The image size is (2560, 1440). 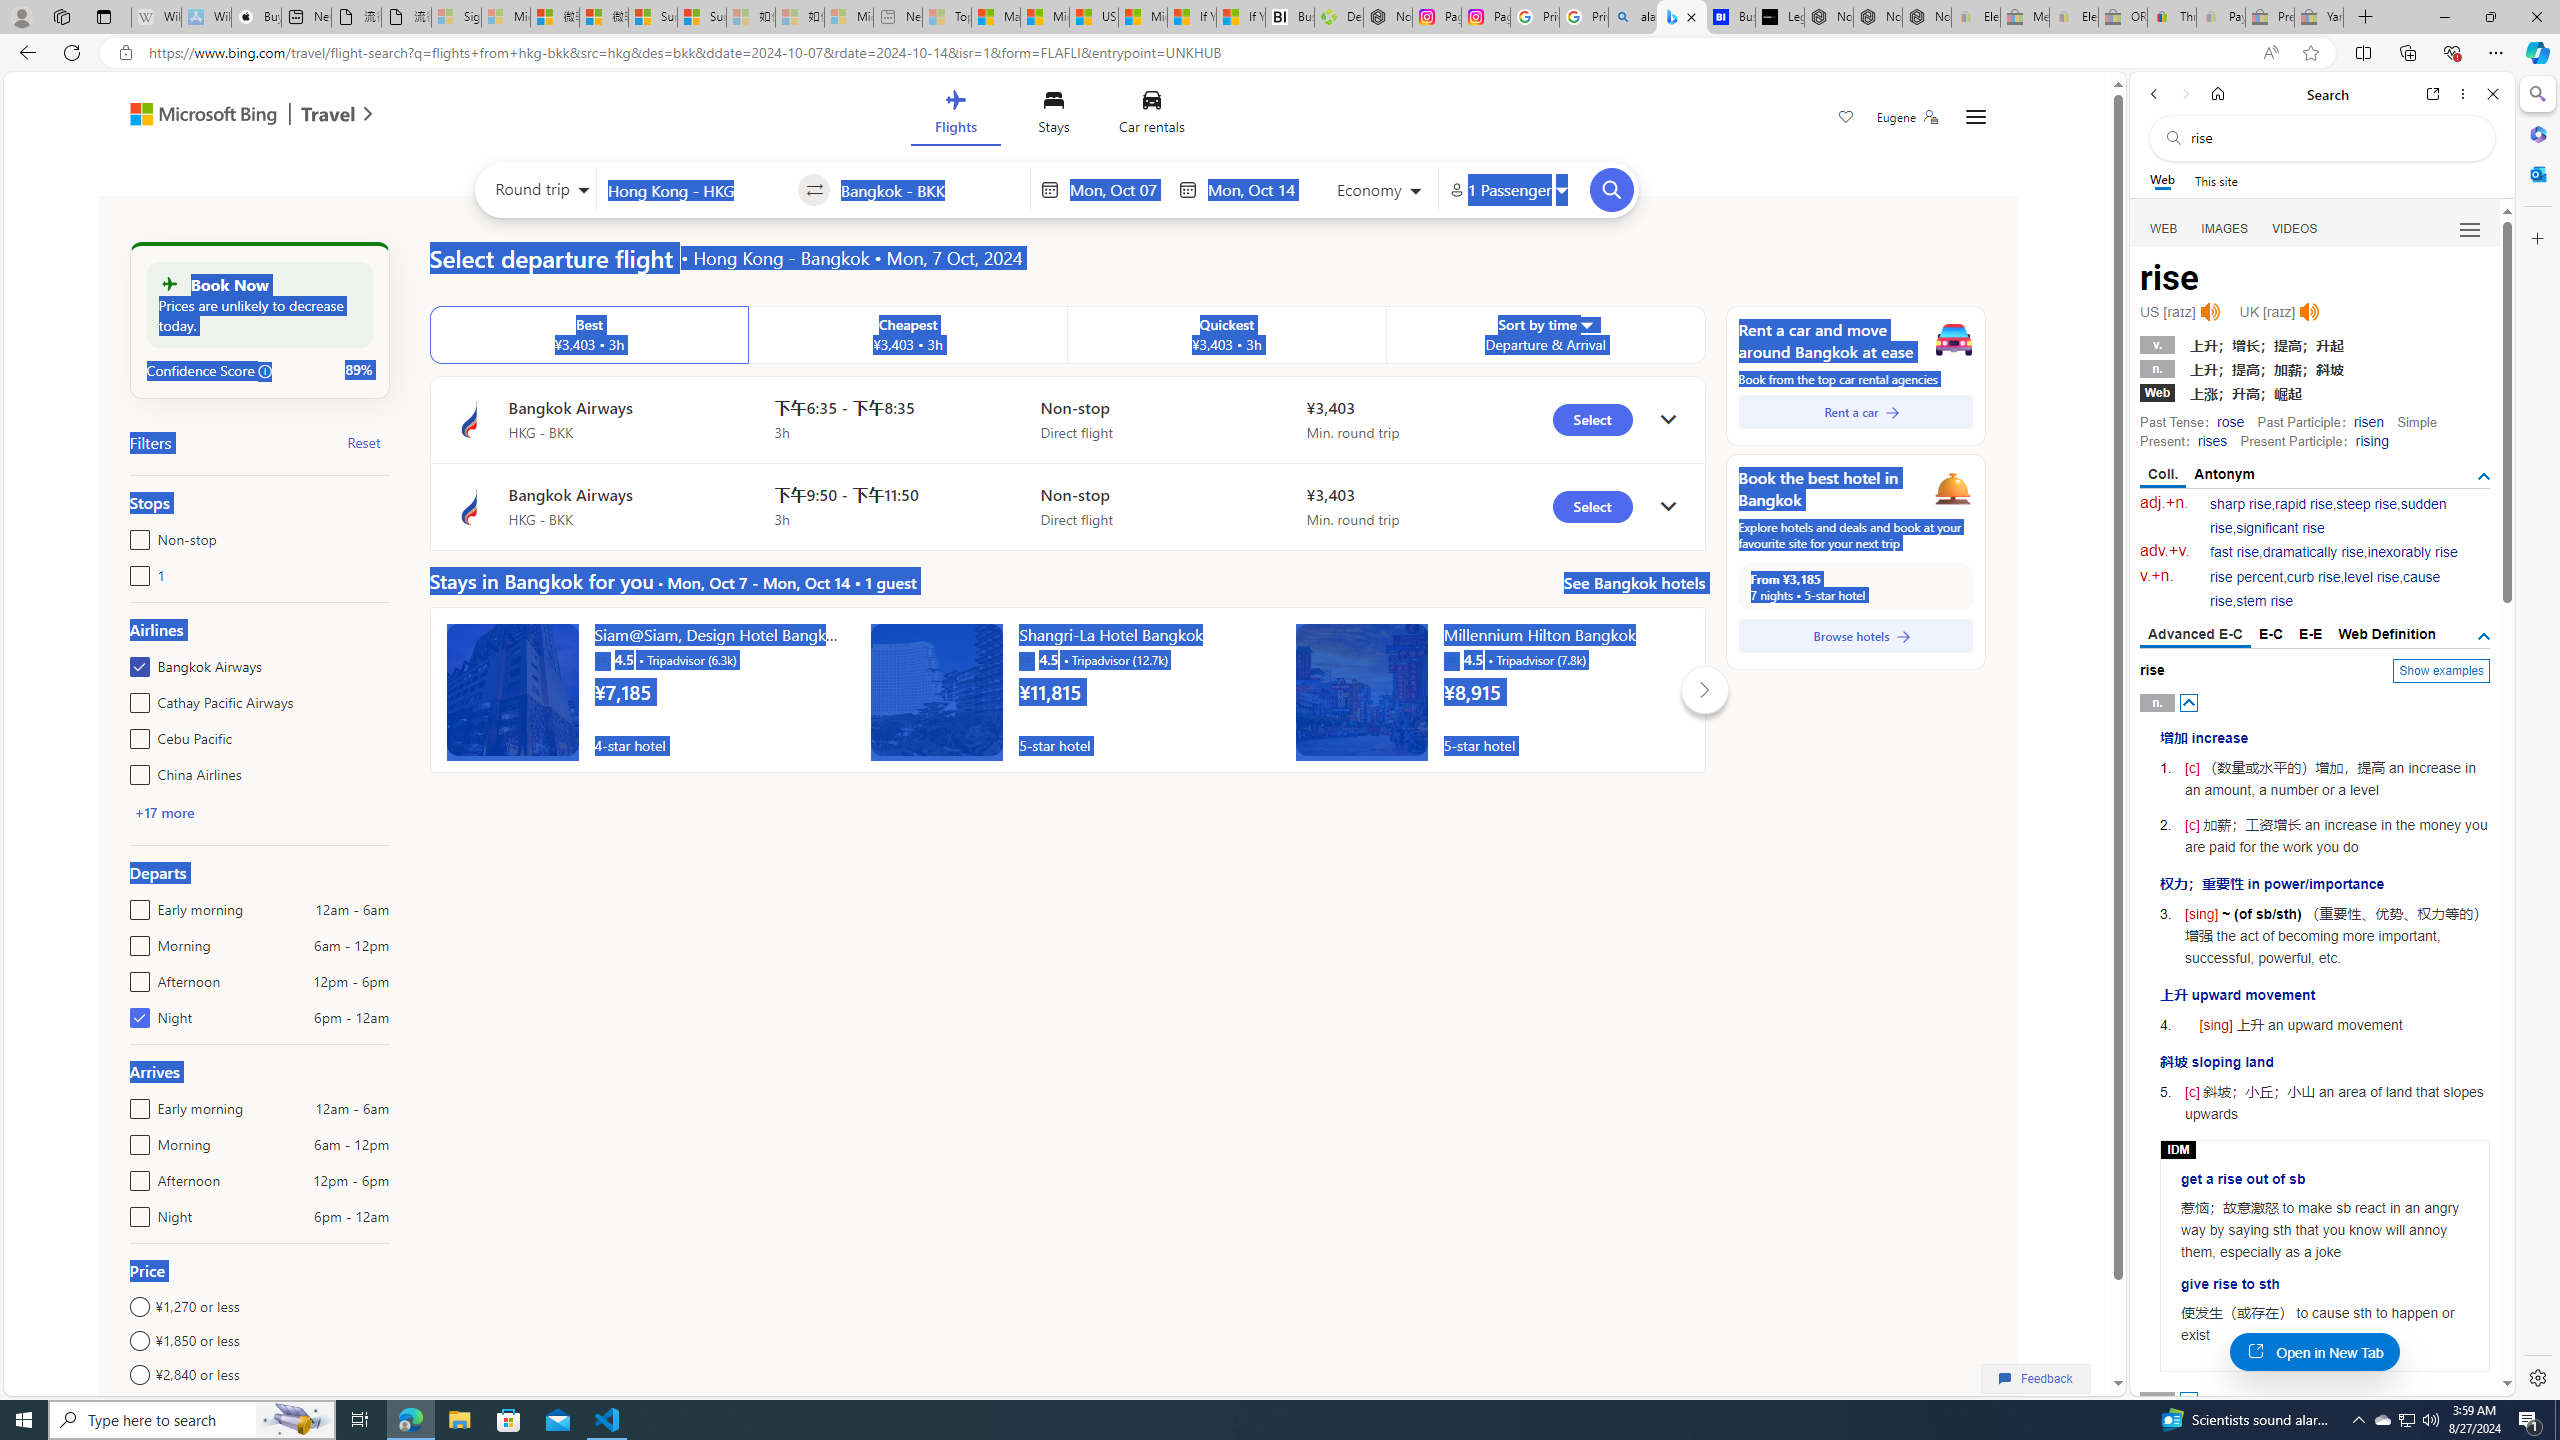 I want to click on 'WEB', so click(x=2164, y=229).